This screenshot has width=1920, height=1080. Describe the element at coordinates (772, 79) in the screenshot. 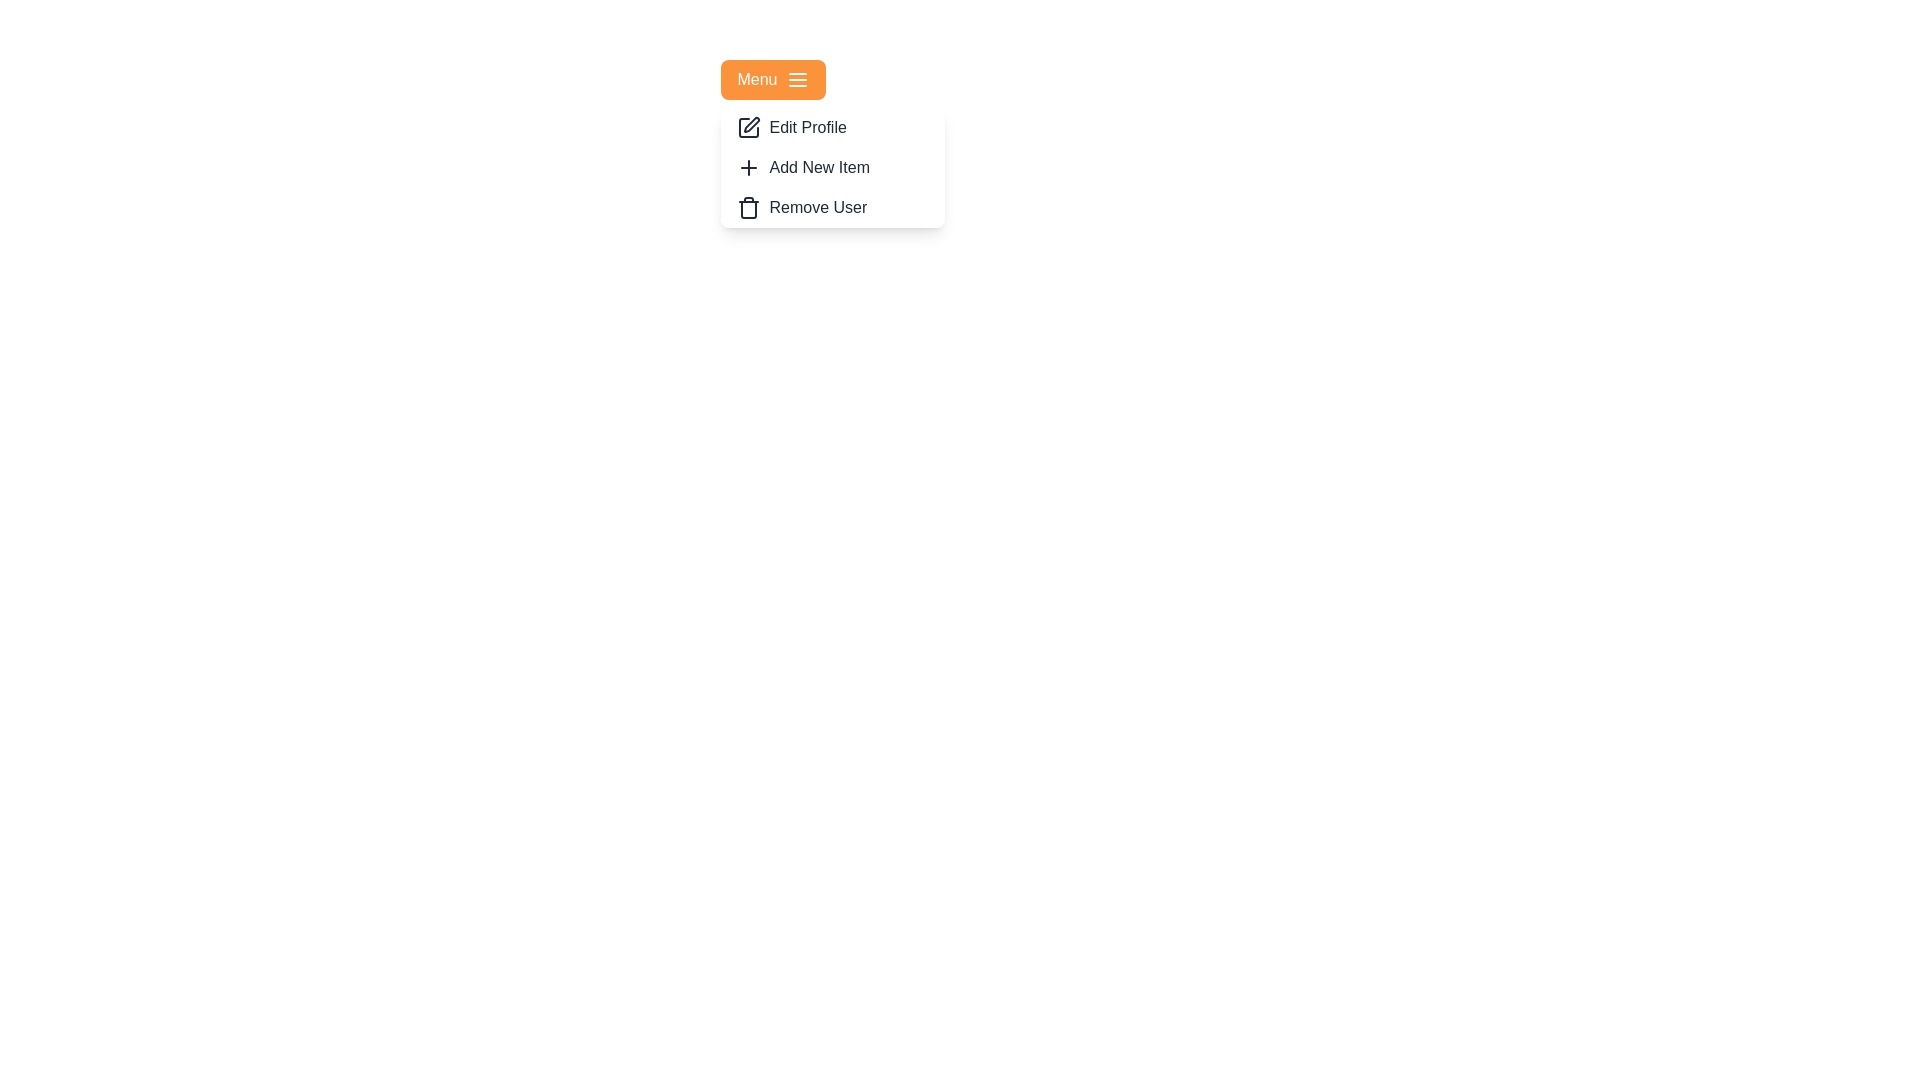

I see `the 'Menu' button to toggle the menu visibility` at that location.